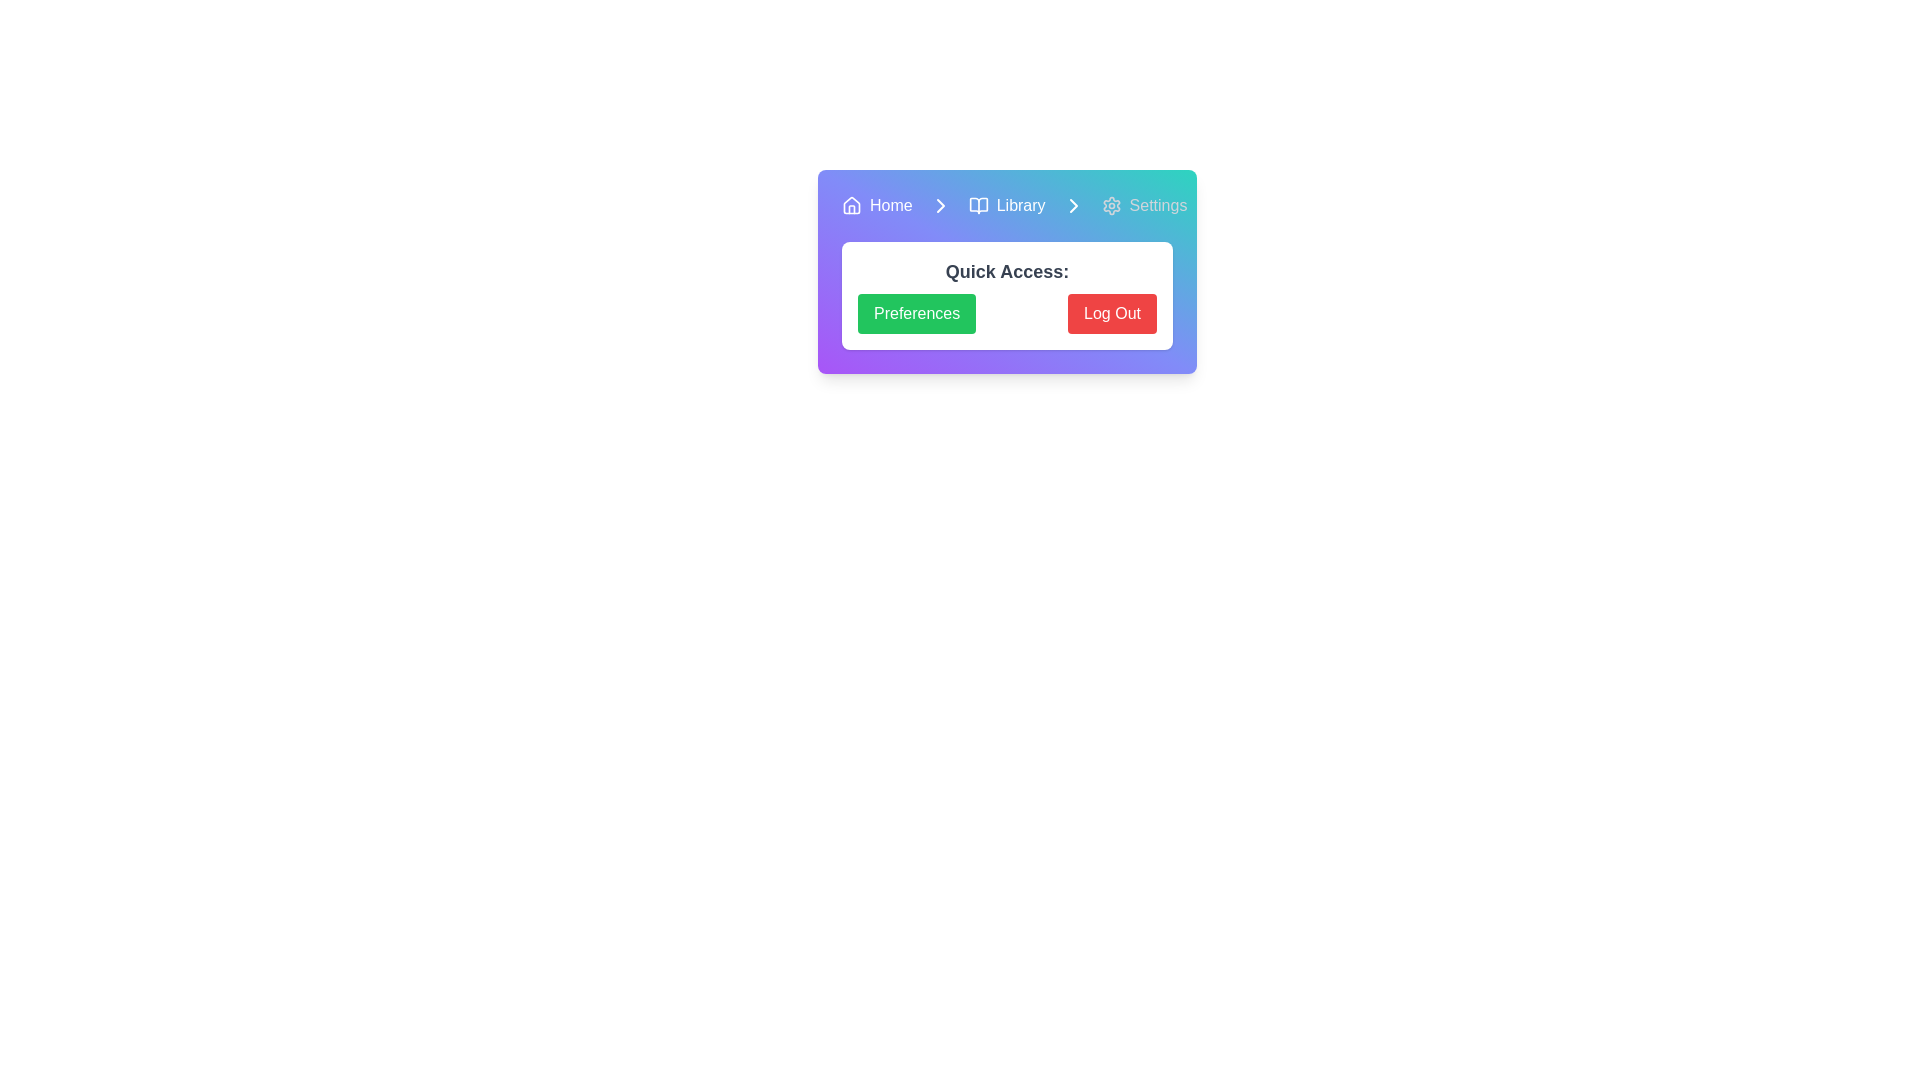 The height and width of the screenshot is (1080, 1920). What do you see at coordinates (851, 205) in the screenshot?
I see `the 'Home' icon in the navigation bar` at bounding box center [851, 205].